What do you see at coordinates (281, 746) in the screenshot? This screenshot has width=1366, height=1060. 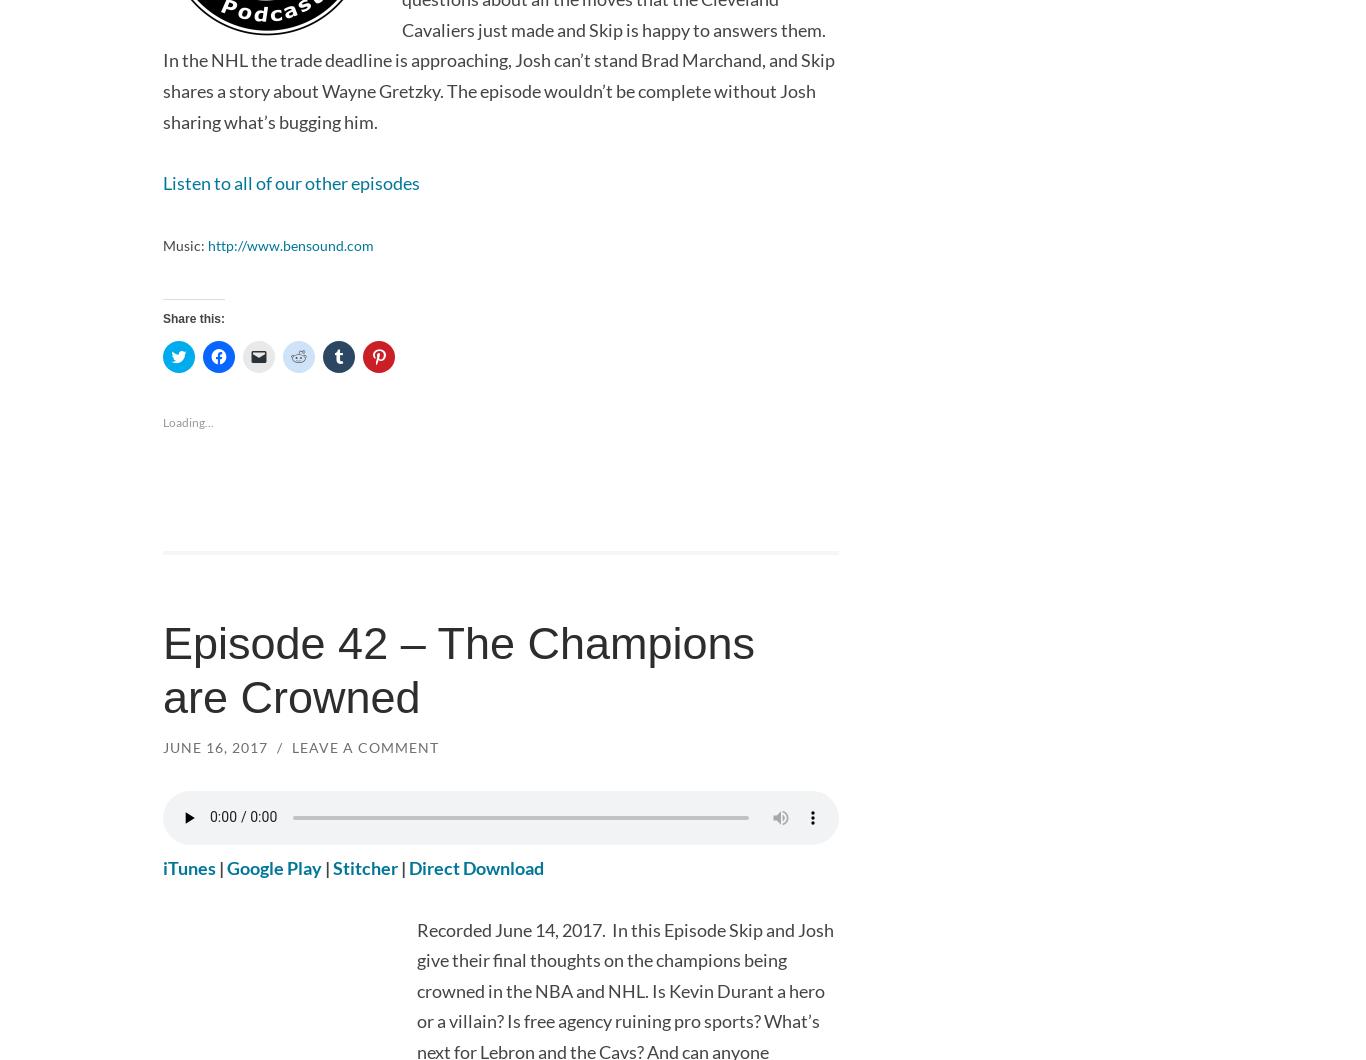 I see `'/'` at bounding box center [281, 746].